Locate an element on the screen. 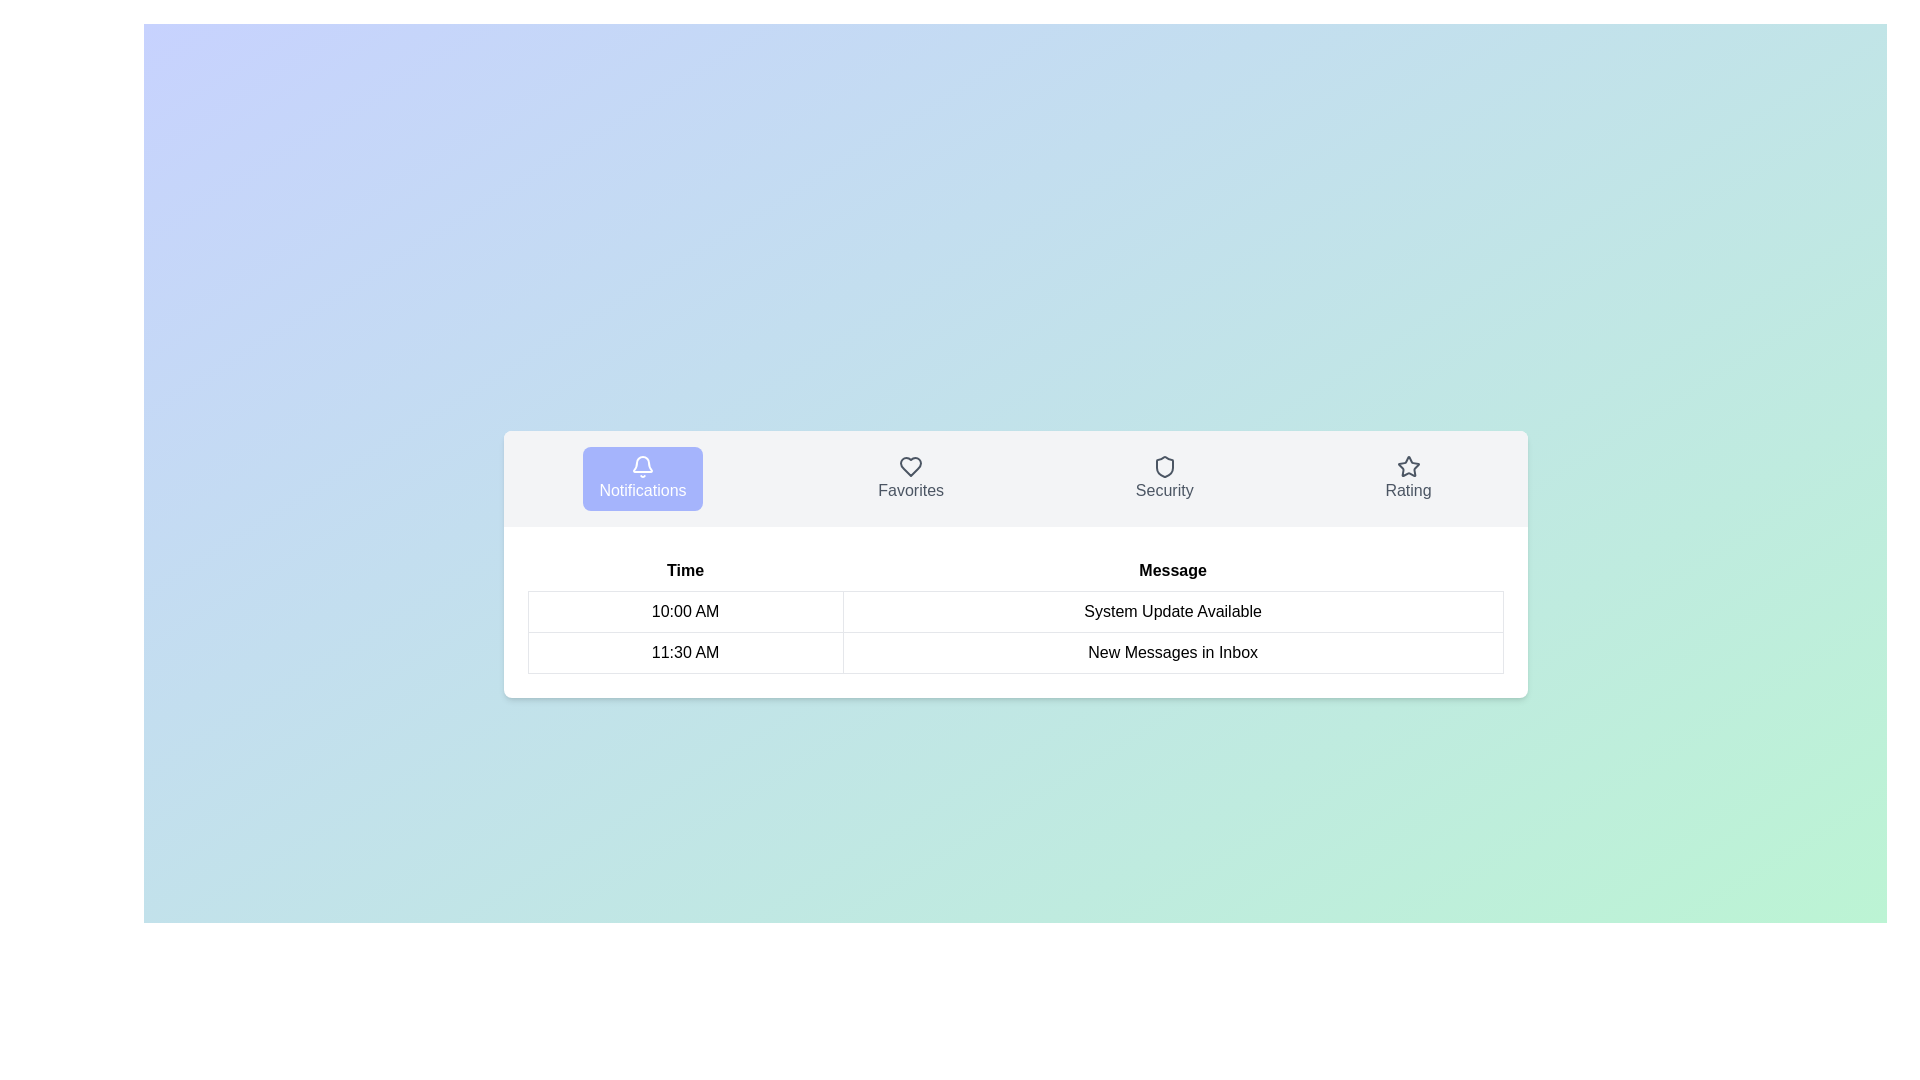 The image size is (1920, 1080). the static text label displaying the notification message 'System Update Available' located in the 'Message' column of the table, specifically in the row for '10:00 AM' is located at coordinates (1173, 610).